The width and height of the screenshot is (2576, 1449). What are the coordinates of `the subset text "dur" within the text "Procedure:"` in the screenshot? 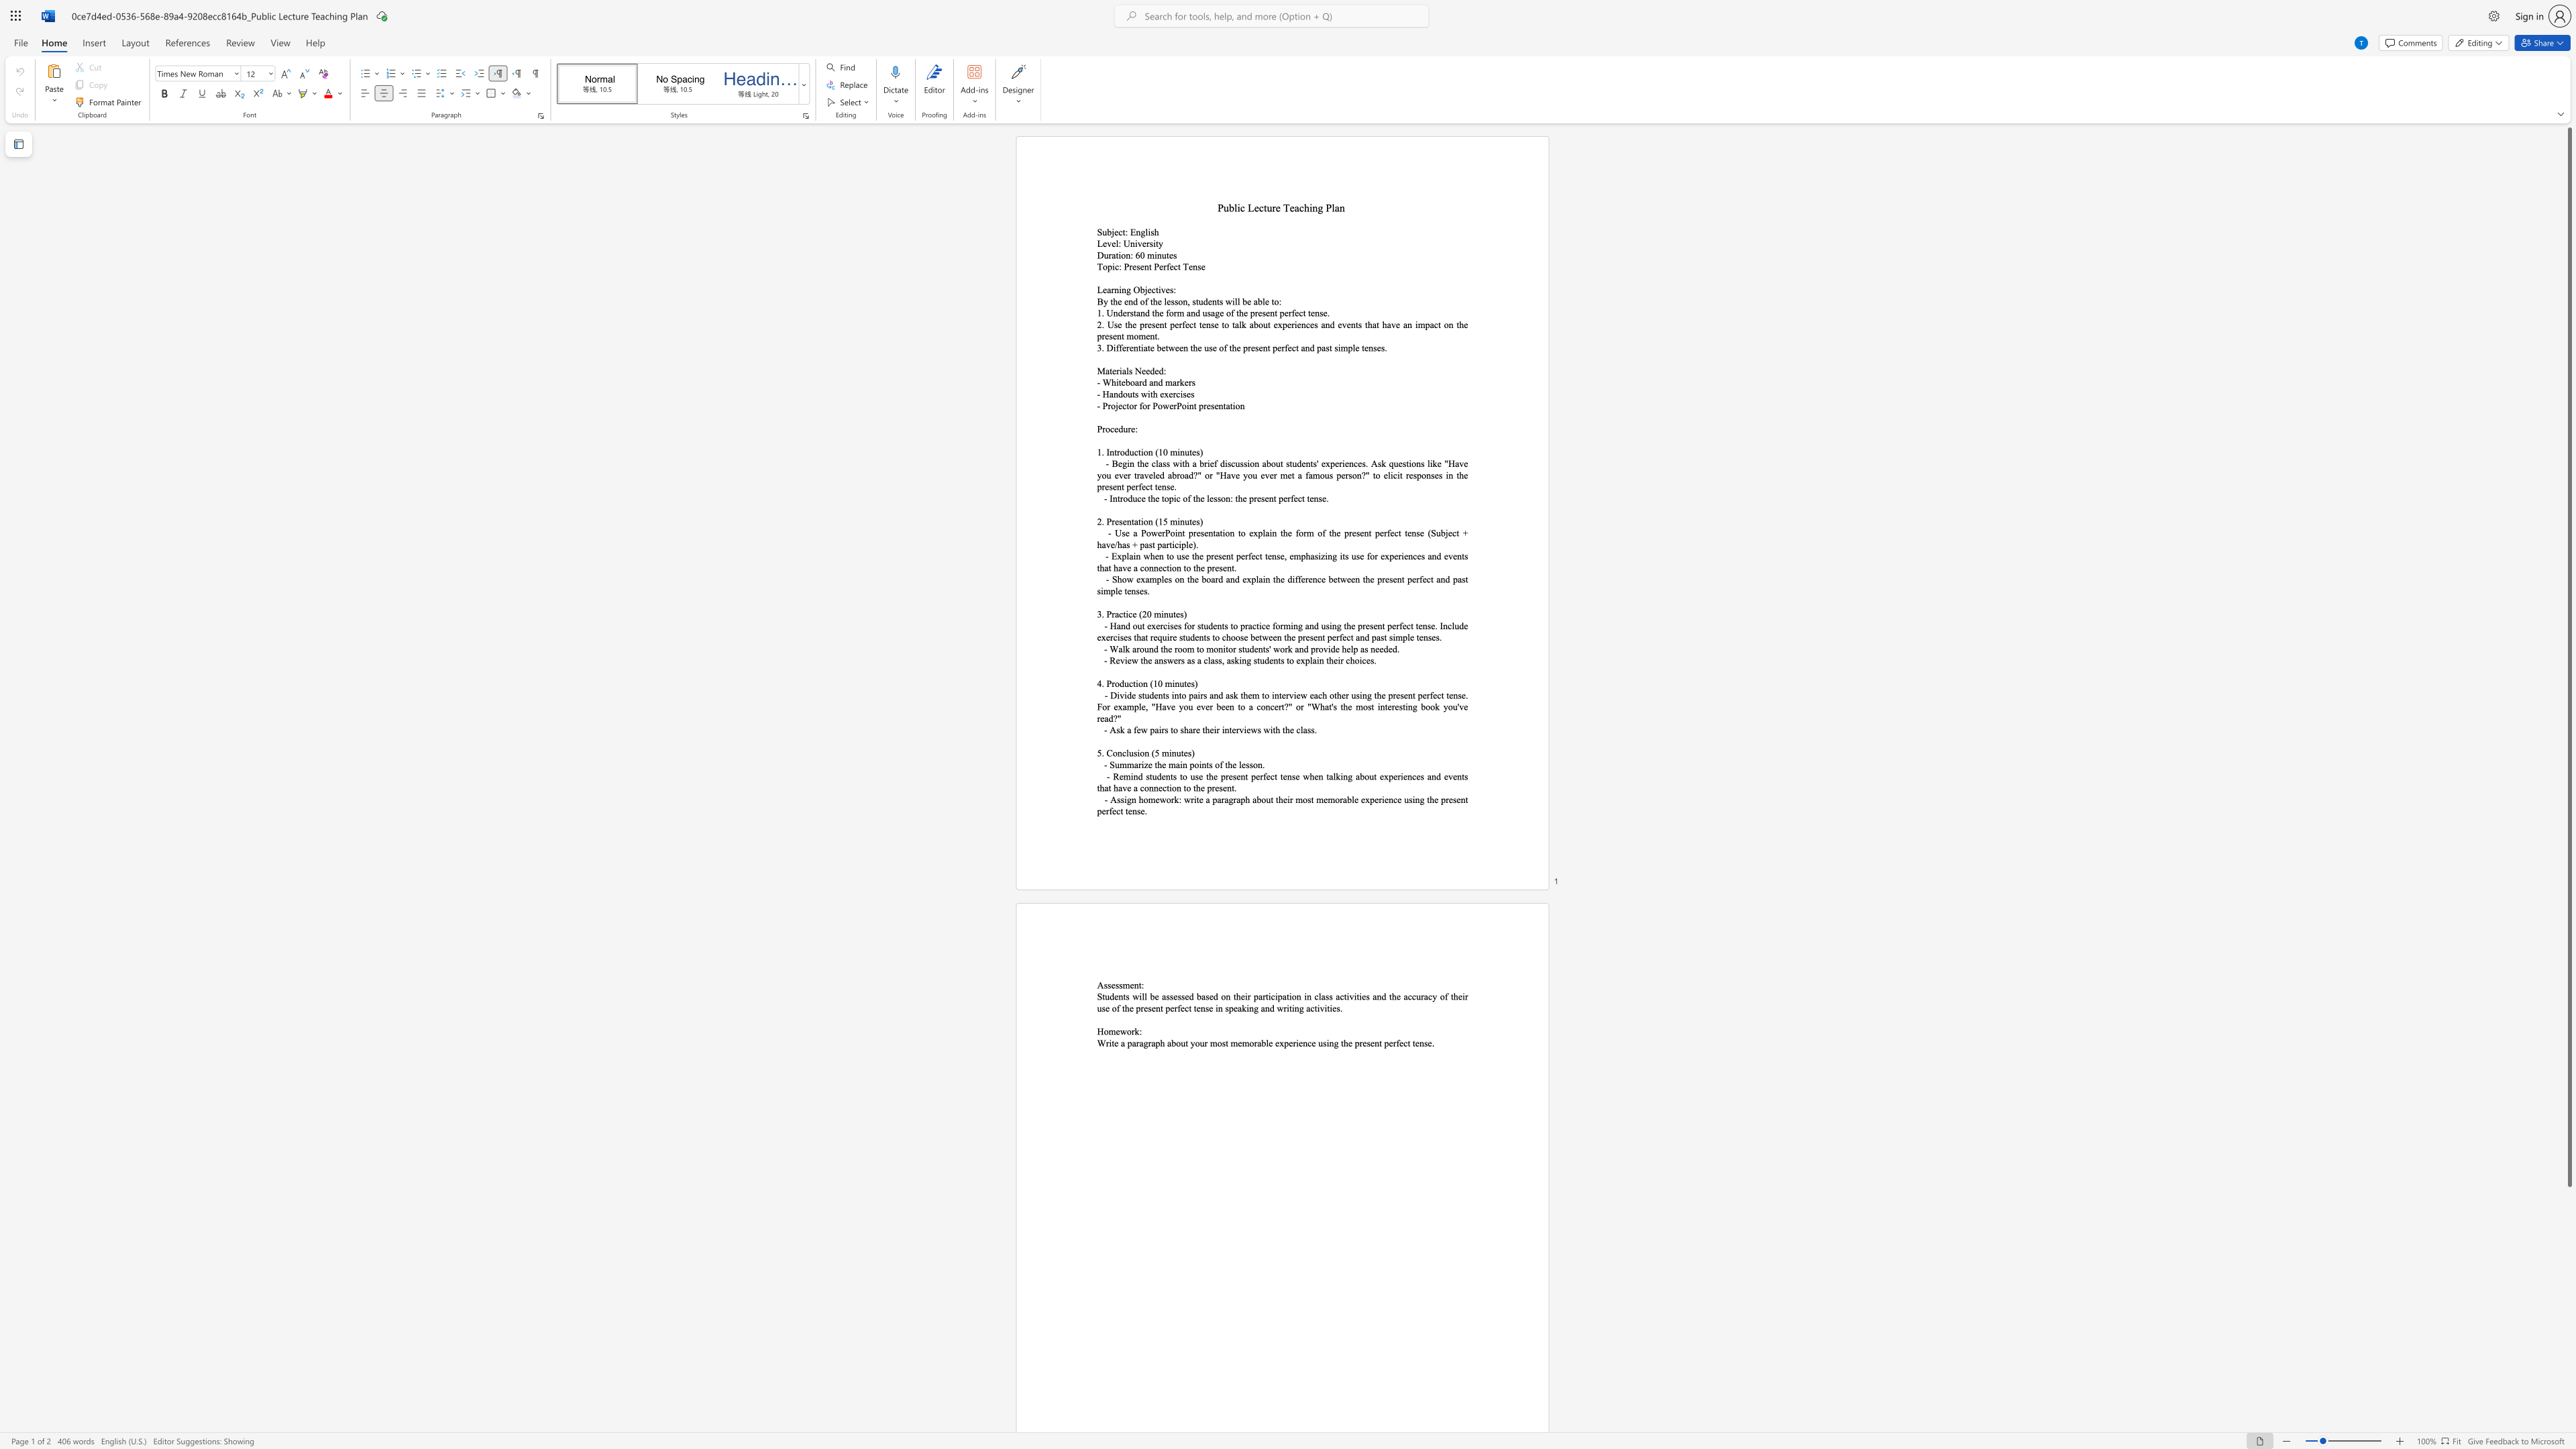 It's located at (1118, 427).